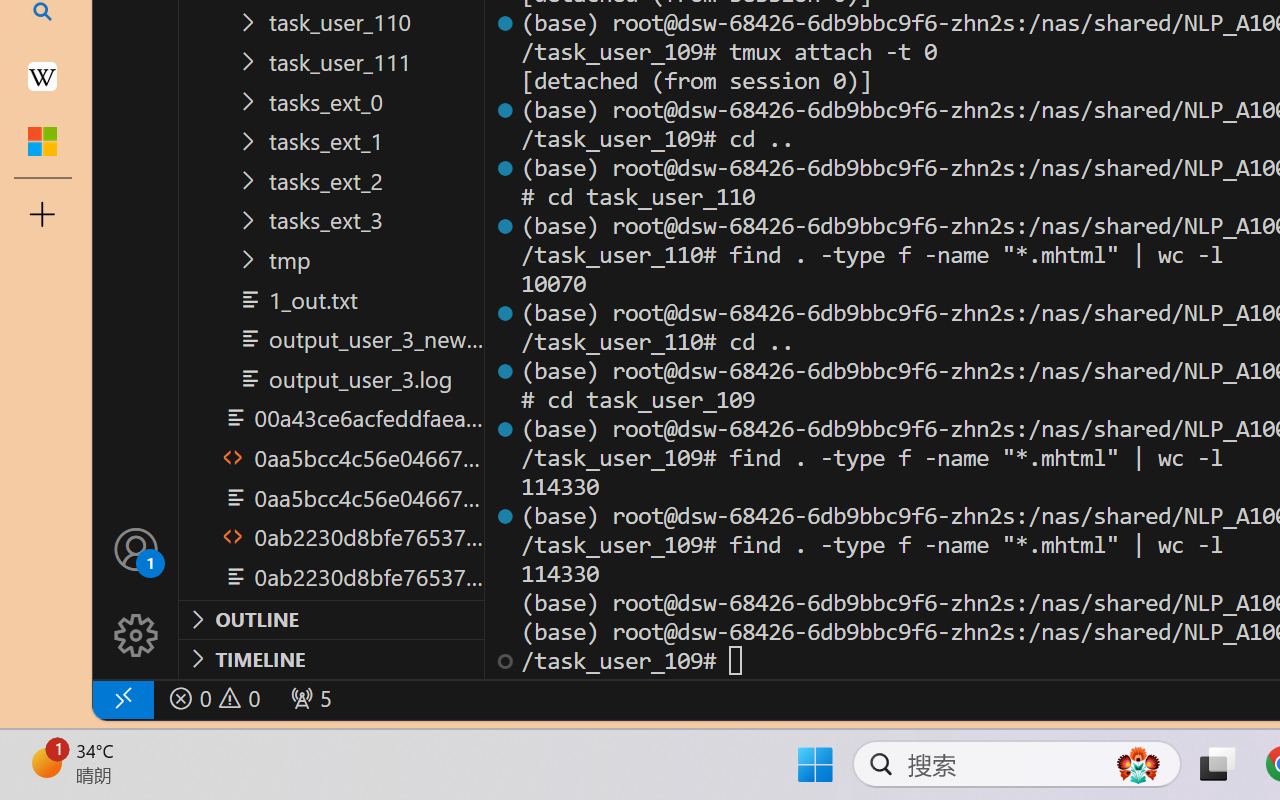 The image size is (1280, 800). I want to click on 'Earth - Wikipedia', so click(42, 76).